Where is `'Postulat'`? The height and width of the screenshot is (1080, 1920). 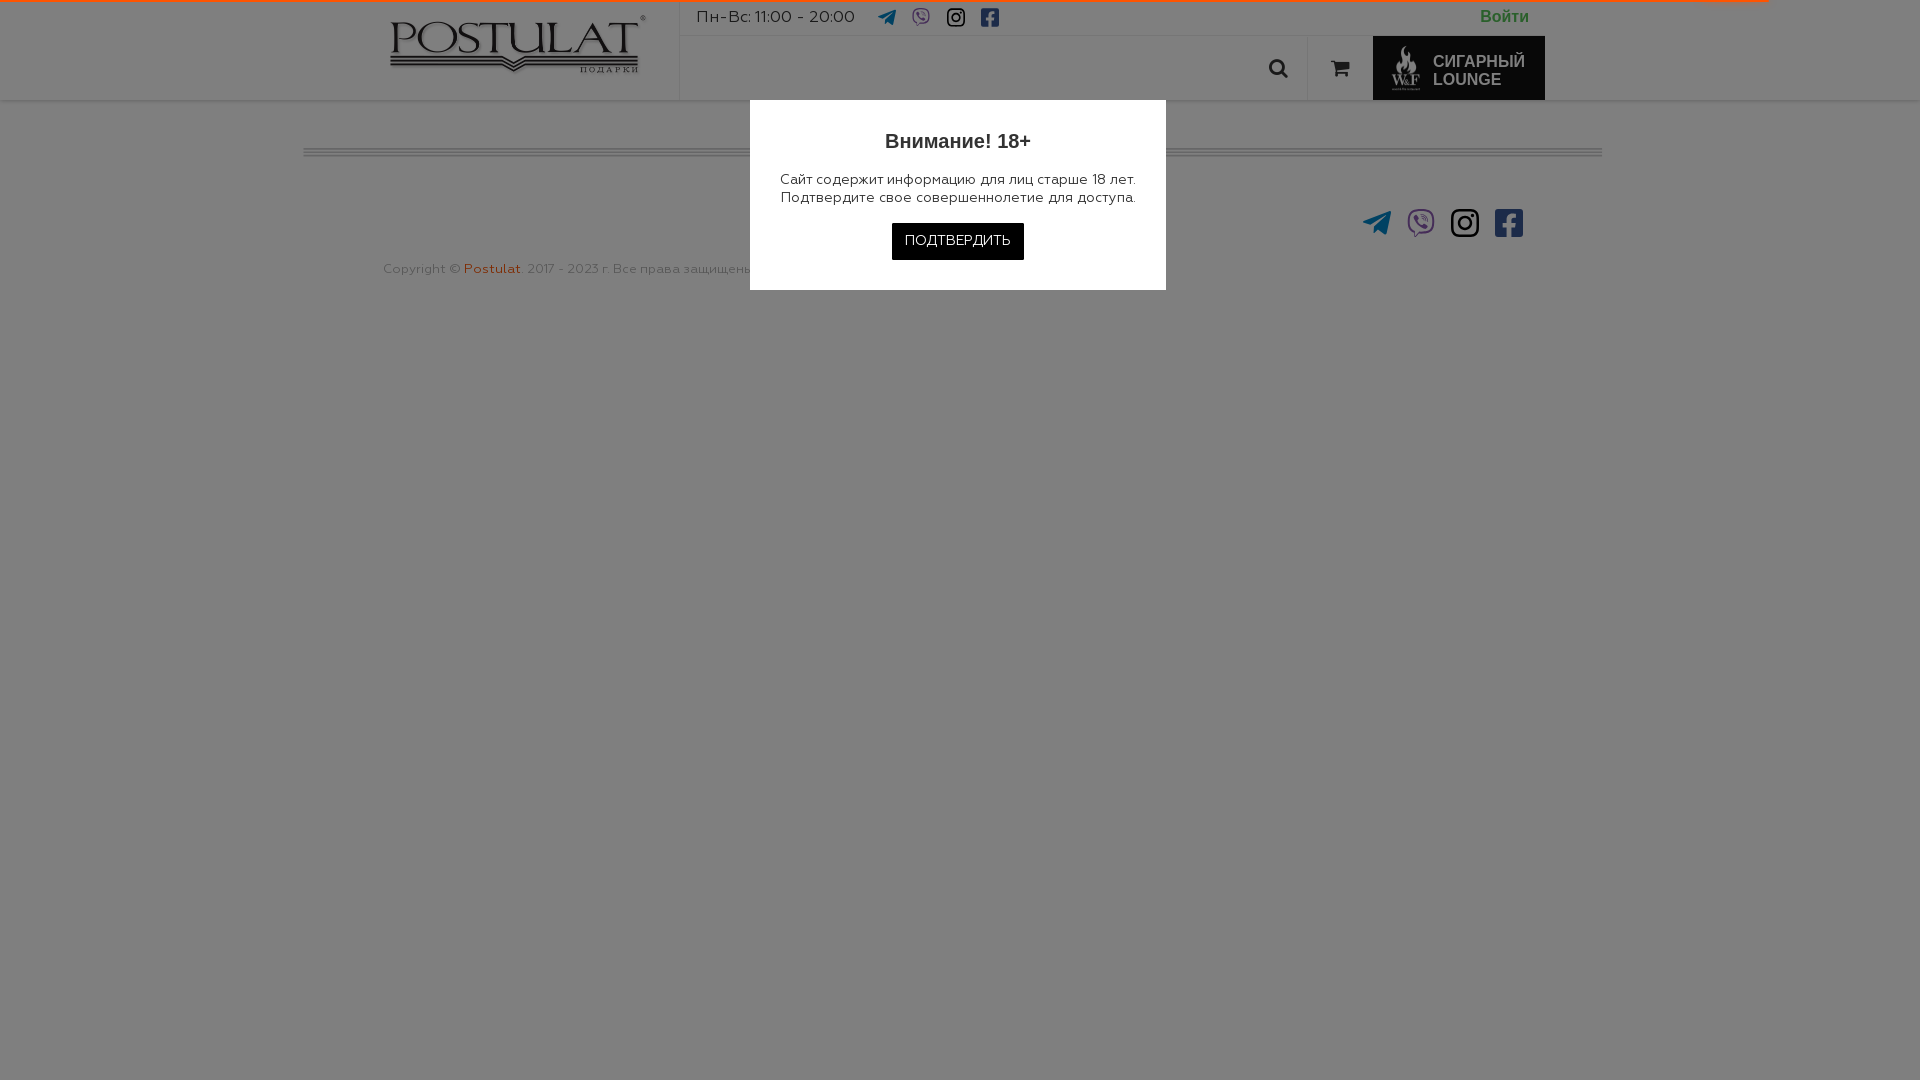
'Postulat' is located at coordinates (492, 268).